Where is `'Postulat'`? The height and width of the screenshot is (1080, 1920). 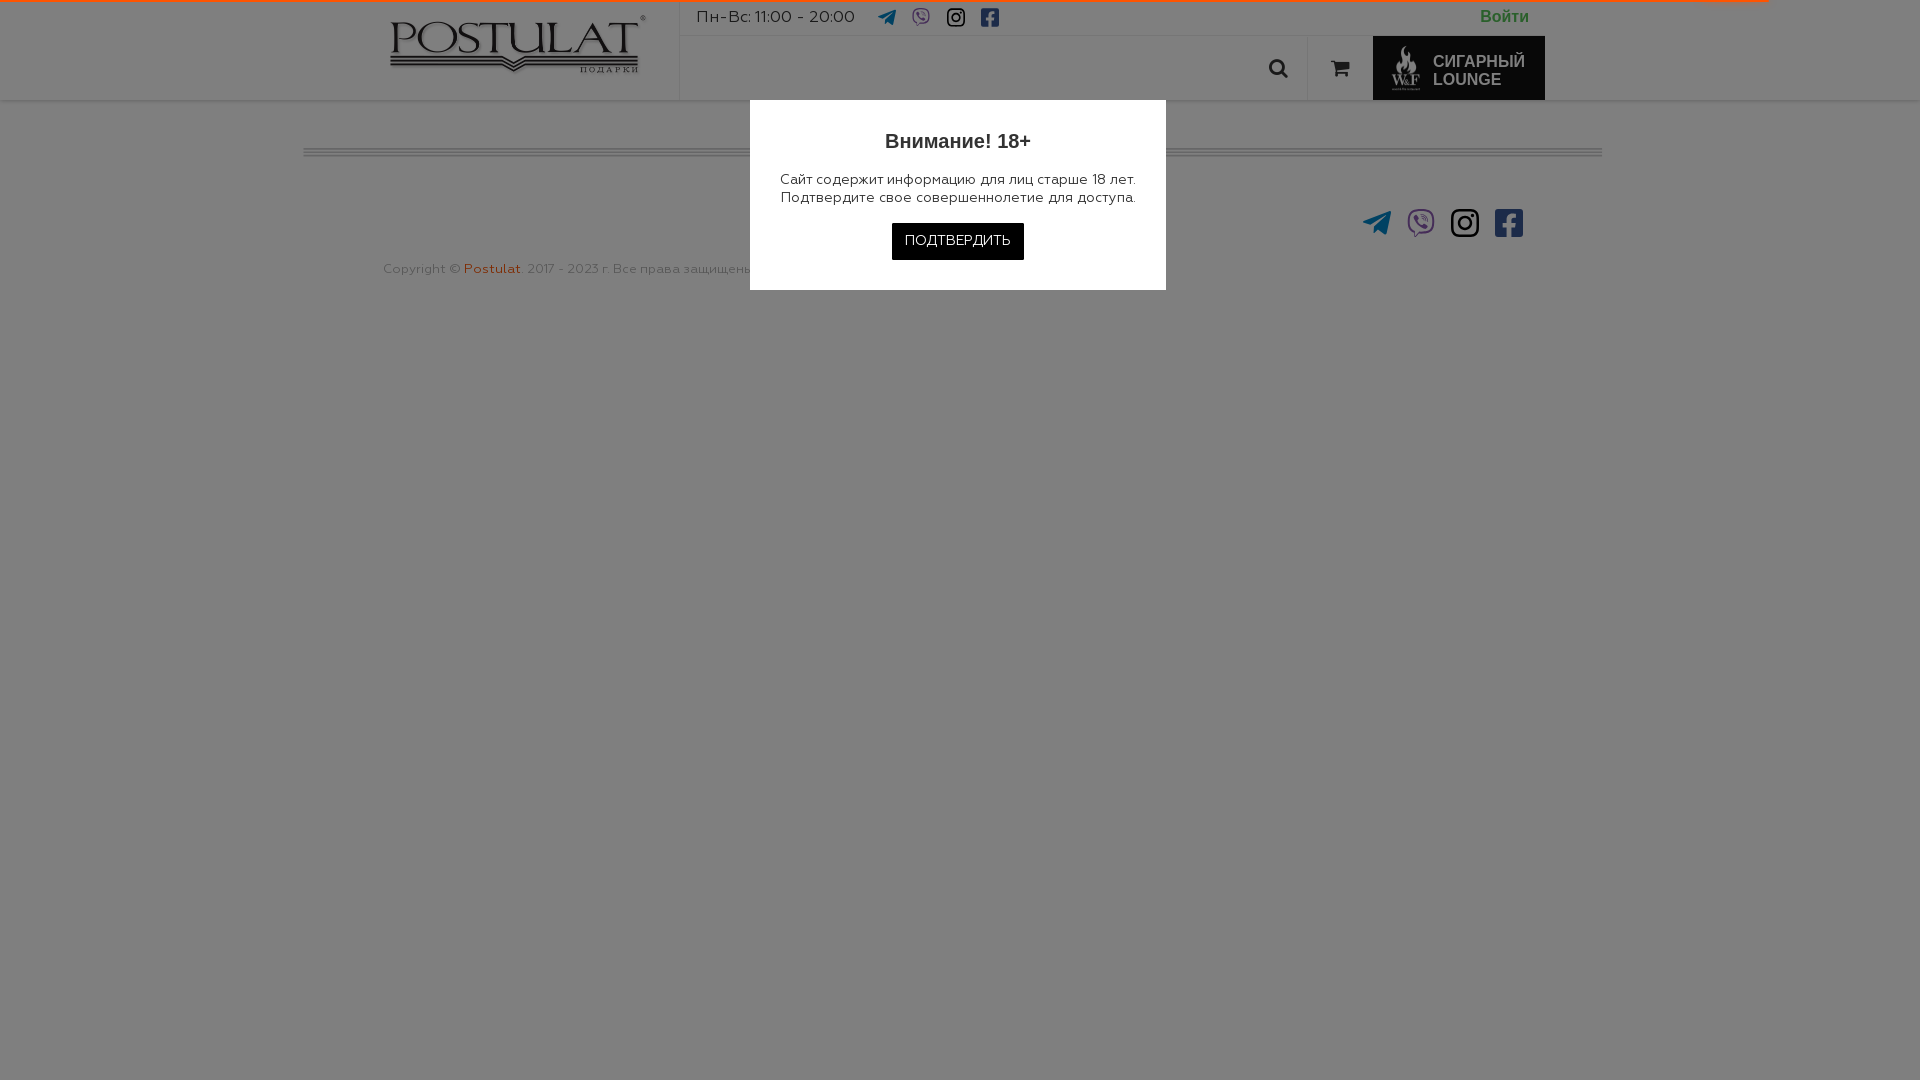
'Postulat' is located at coordinates (492, 268).